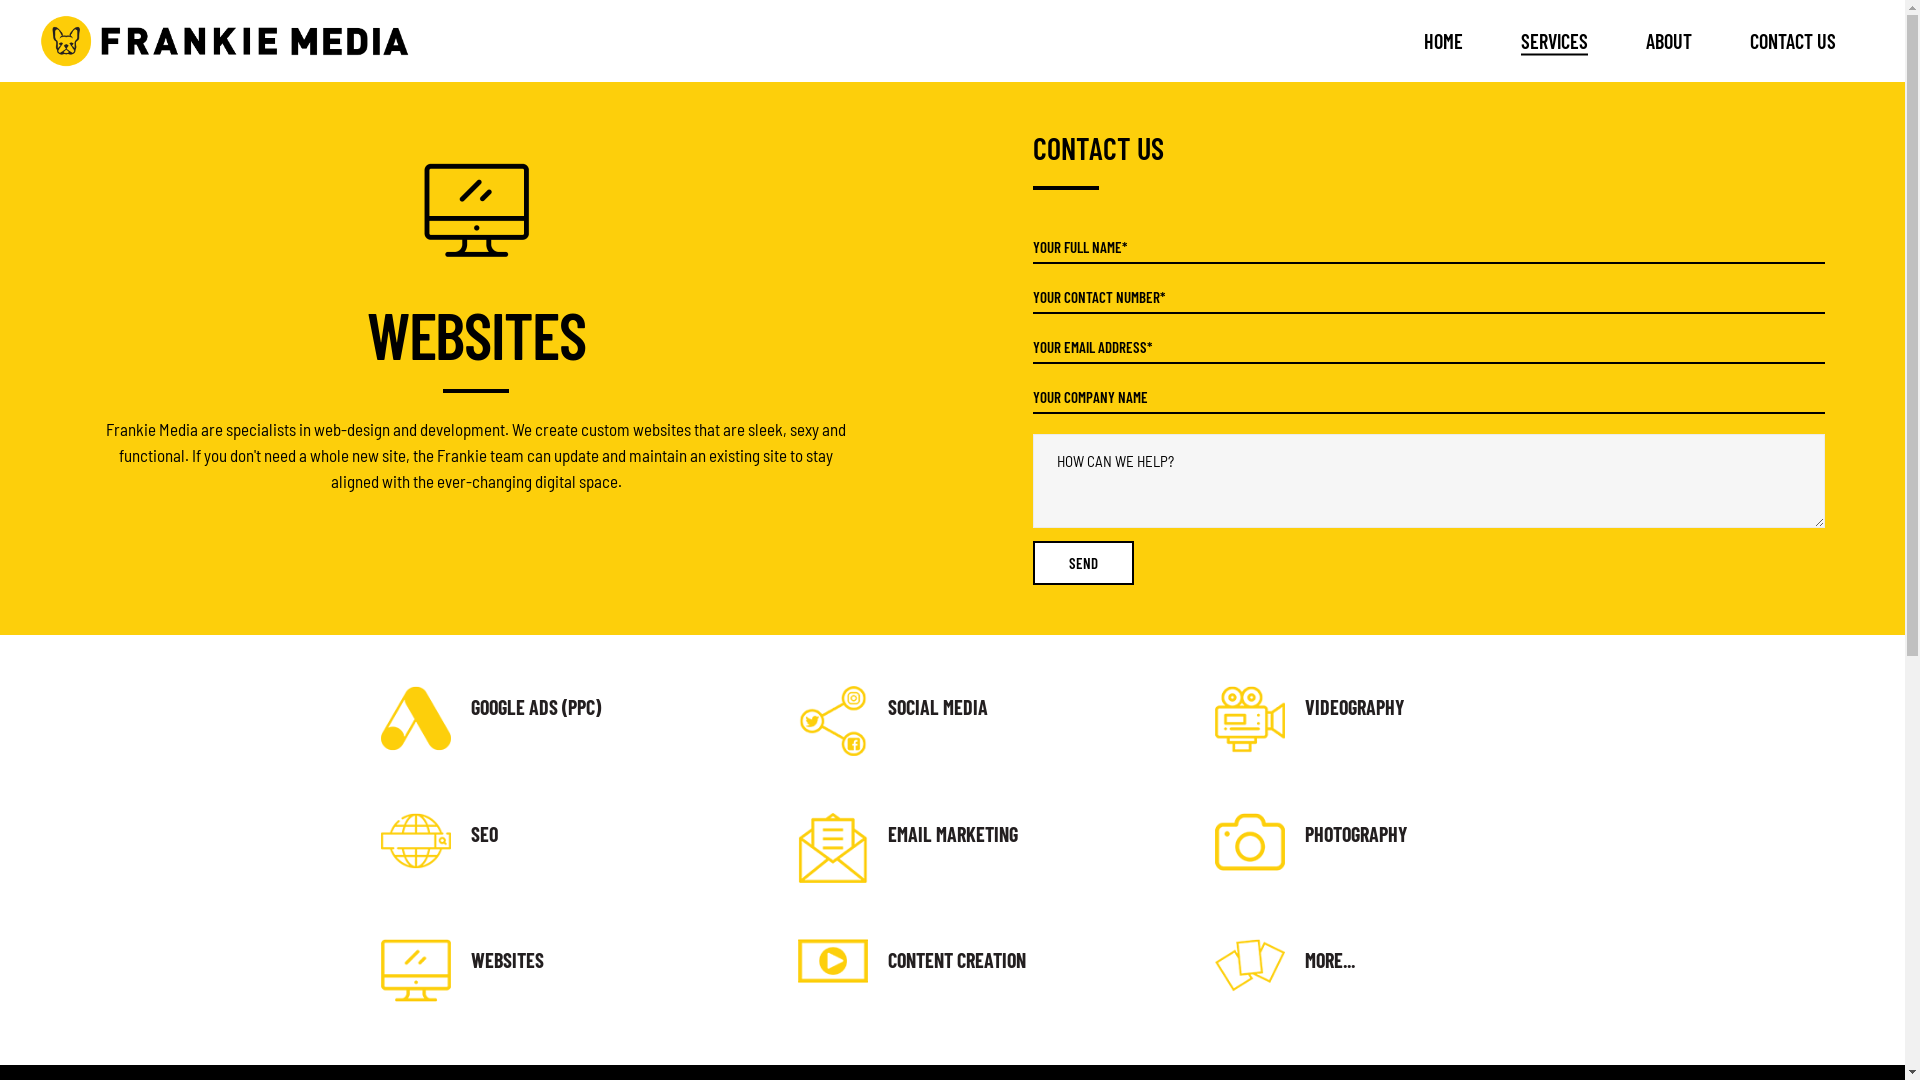  I want to click on 'VIDEOGRAPHY', so click(1354, 705).